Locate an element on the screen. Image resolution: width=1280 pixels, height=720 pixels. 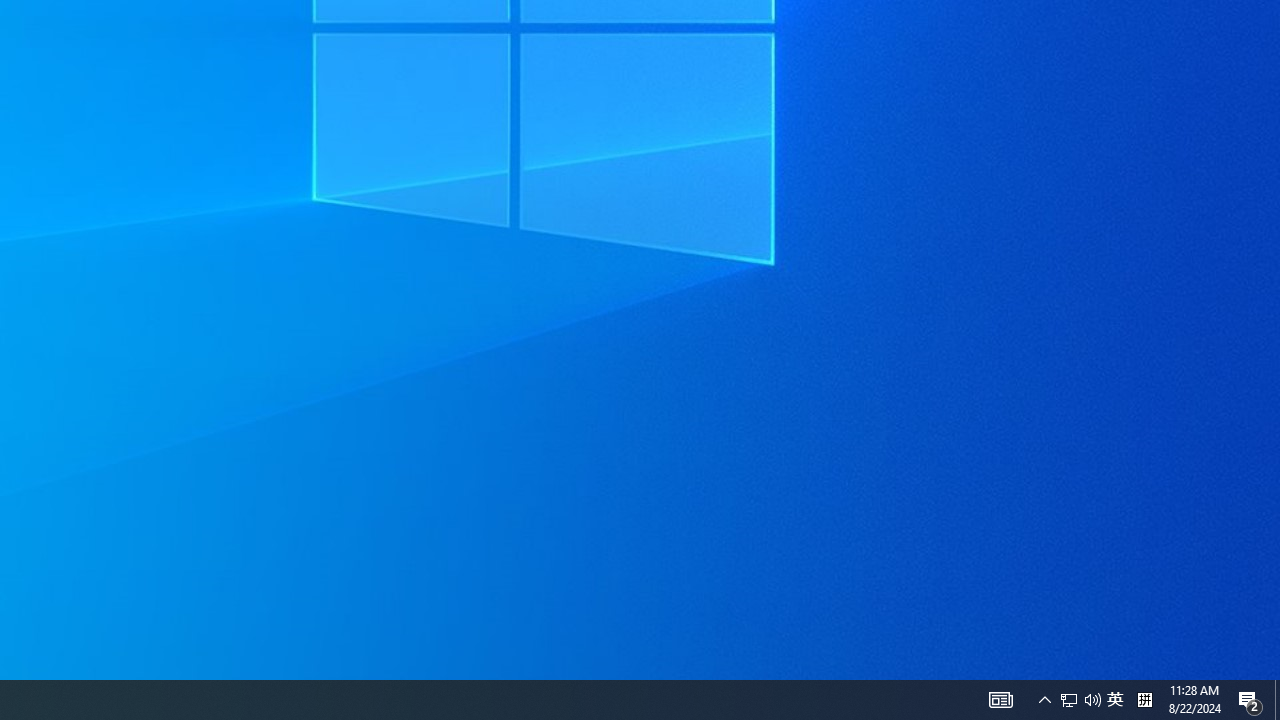
'AutomationID: 4105' is located at coordinates (1000, 698).